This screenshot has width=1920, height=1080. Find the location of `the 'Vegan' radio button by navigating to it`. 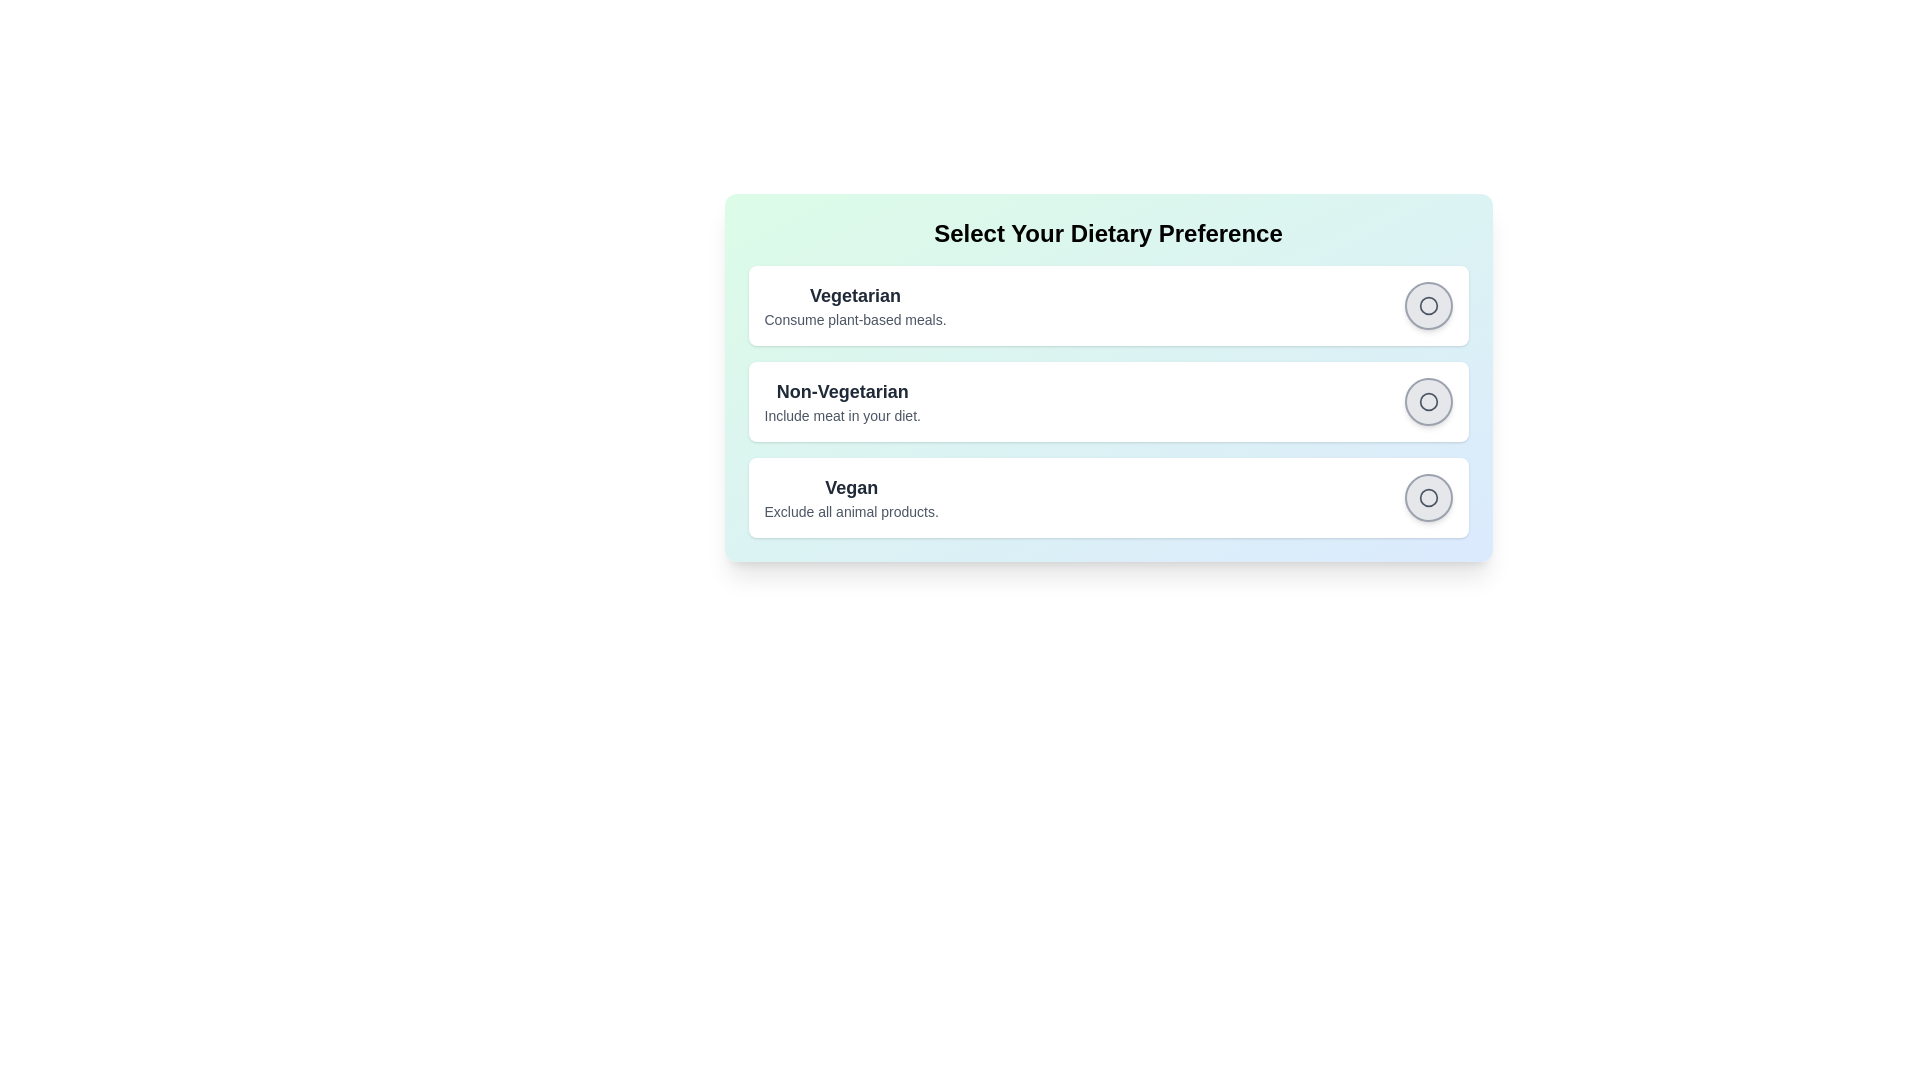

the 'Vegan' radio button by navigating to it is located at coordinates (1427, 496).